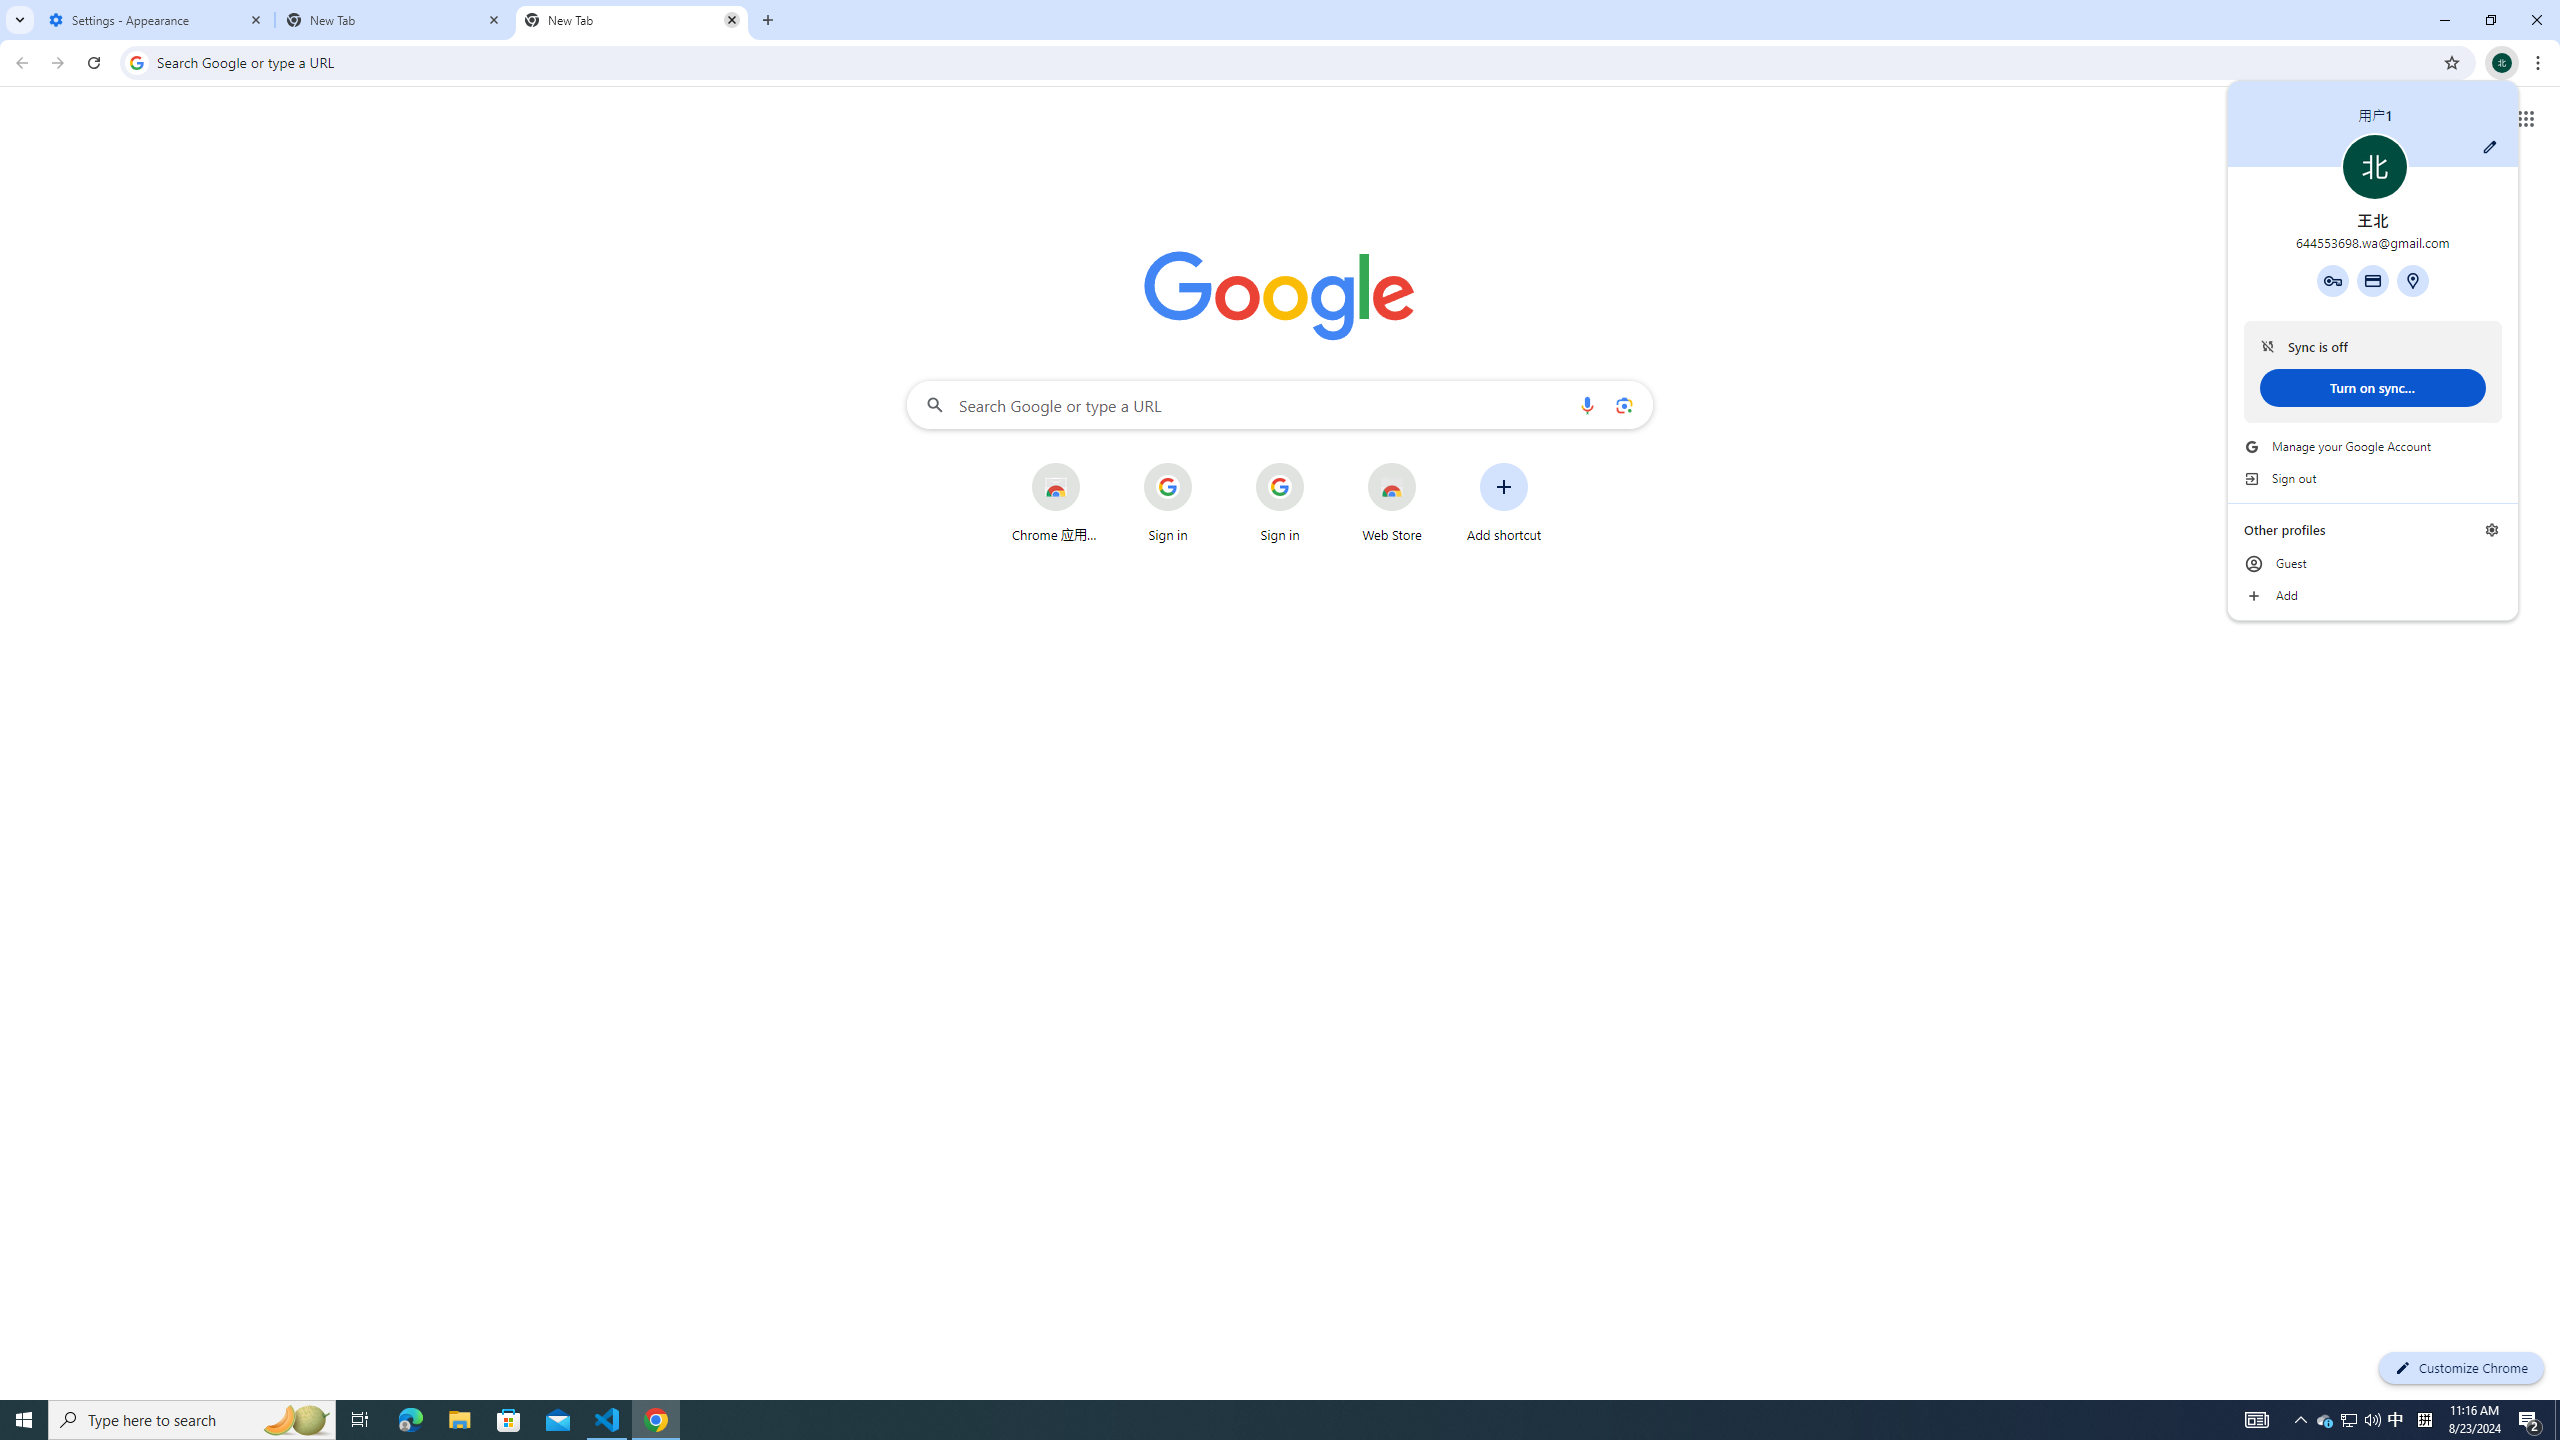  What do you see at coordinates (2488, 145) in the screenshot?
I see `'Customize profile'` at bounding box center [2488, 145].